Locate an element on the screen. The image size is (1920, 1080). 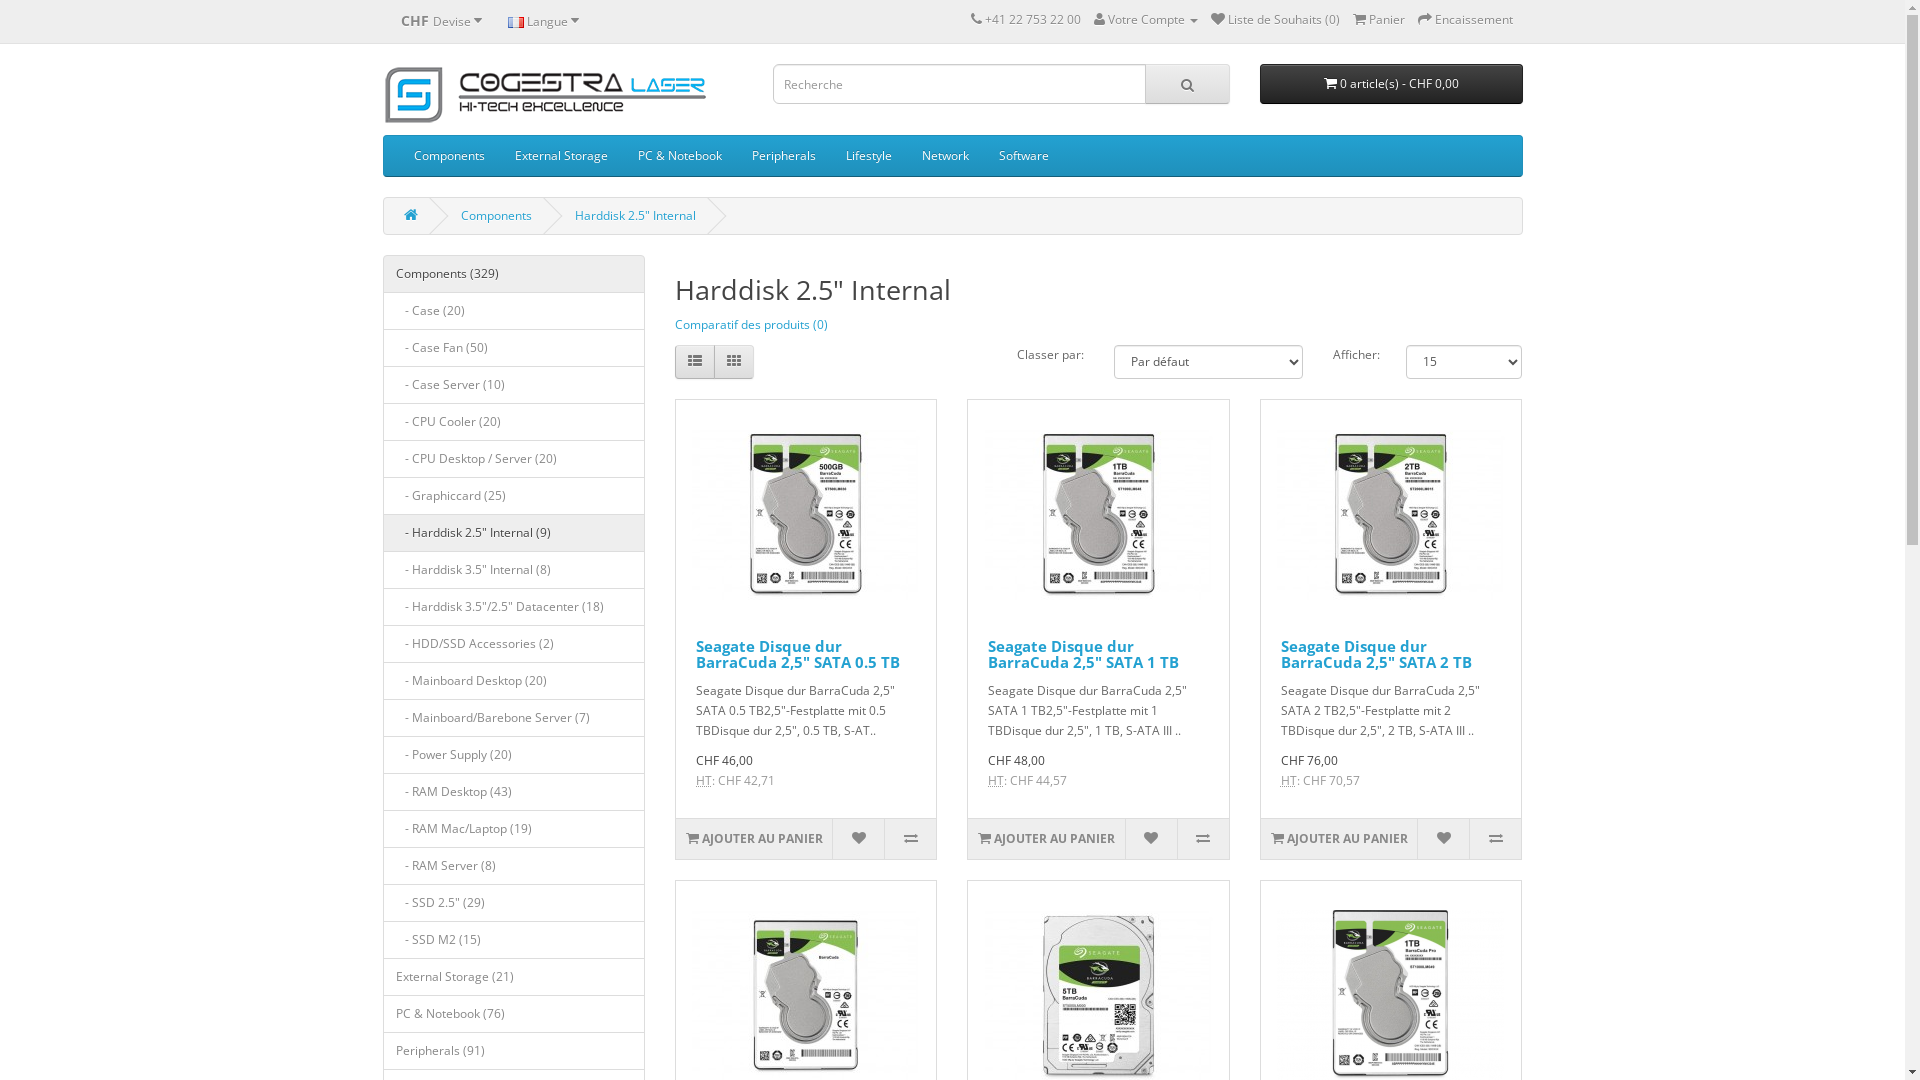
'Network' is located at coordinates (943, 154).